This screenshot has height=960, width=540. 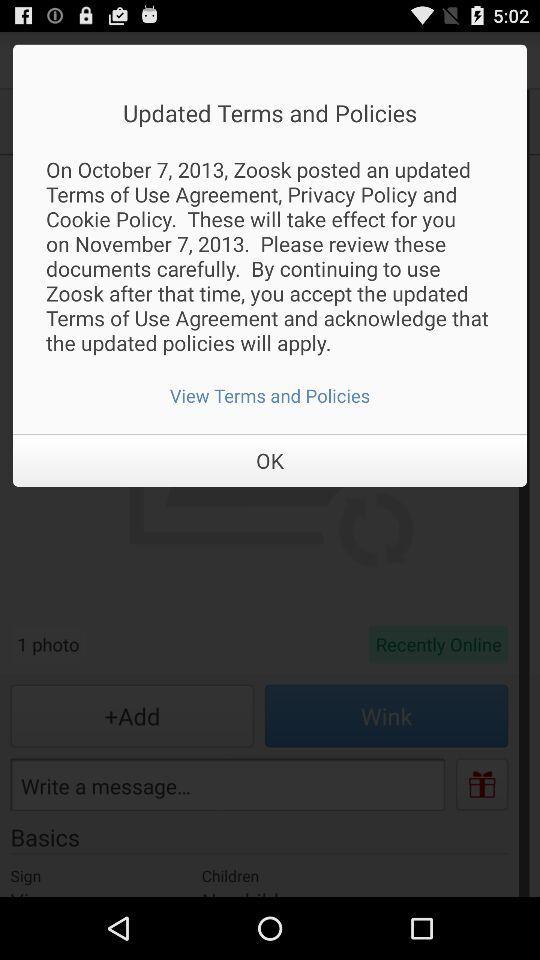 What do you see at coordinates (270, 460) in the screenshot?
I see `item below the view terms and` at bounding box center [270, 460].